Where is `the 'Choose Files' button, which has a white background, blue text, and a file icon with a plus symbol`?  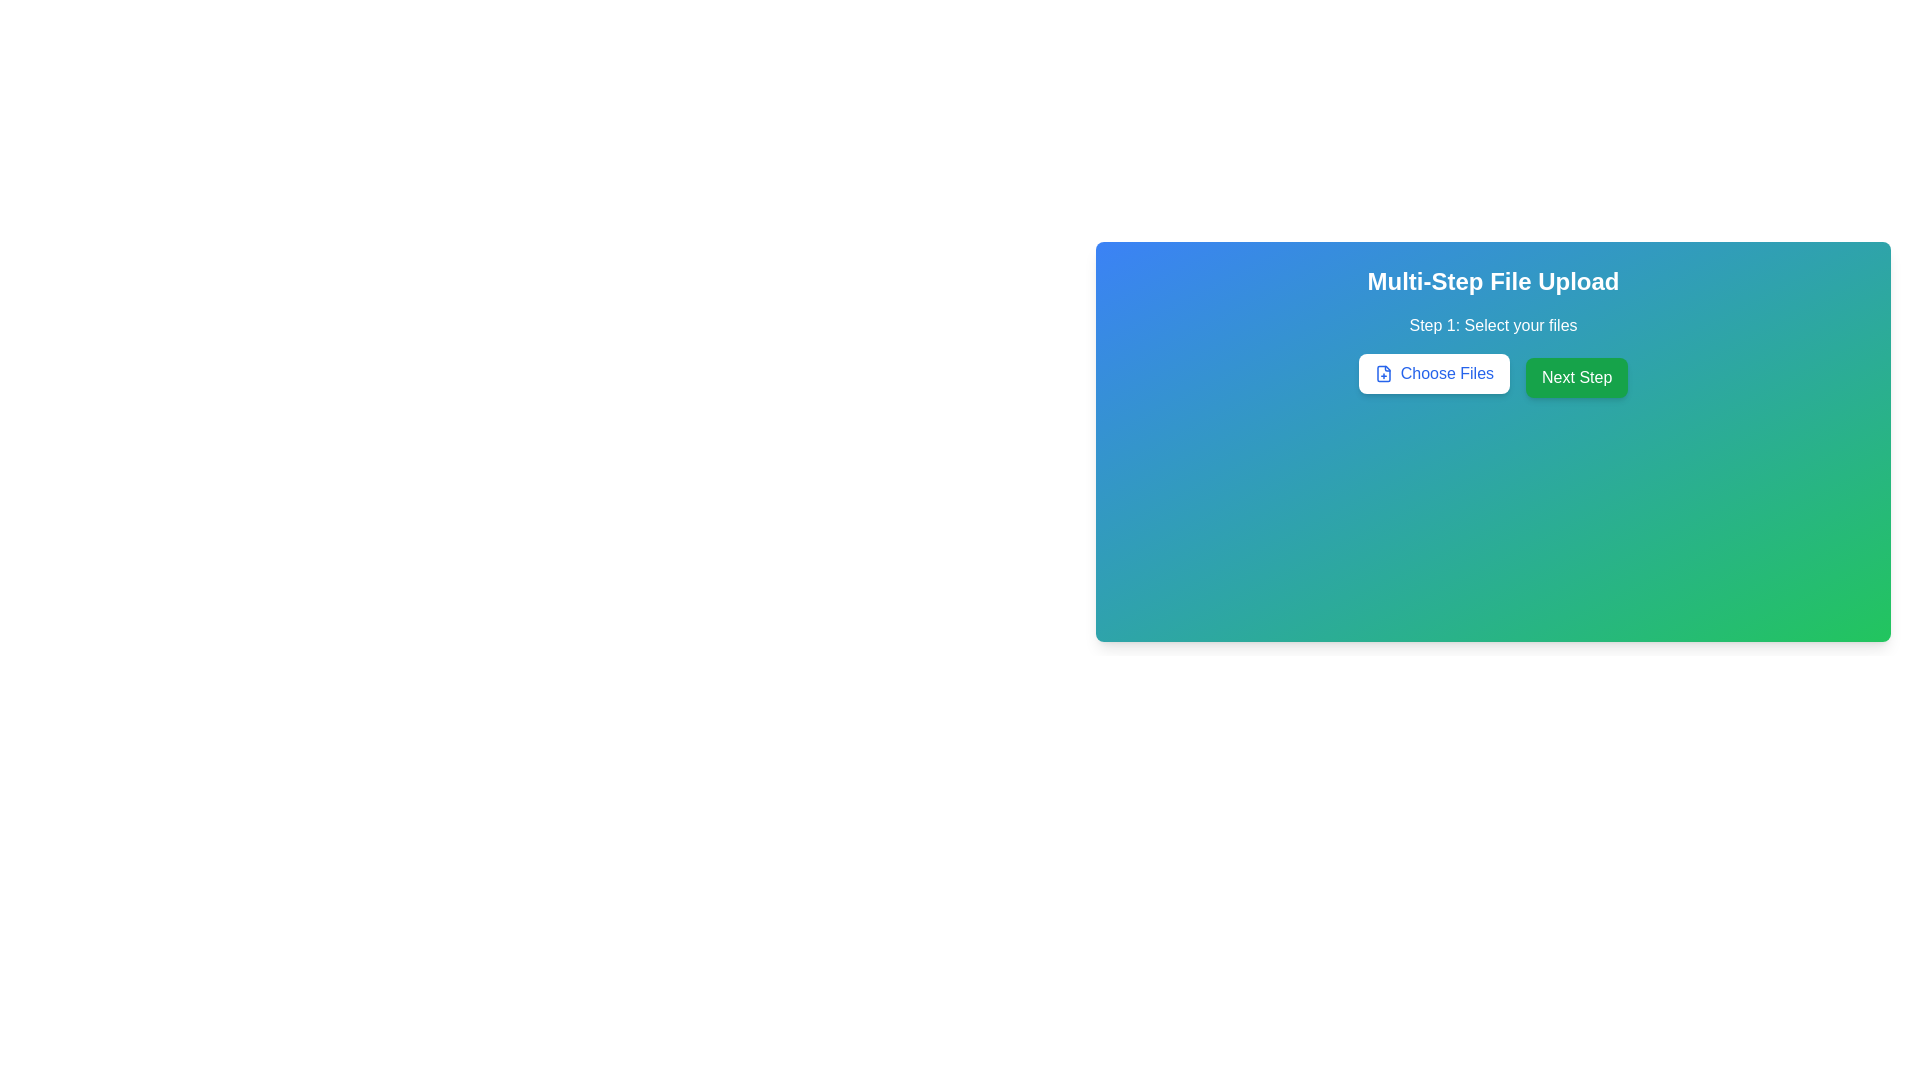
the 'Choose Files' button, which has a white background, blue text, and a file icon with a plus symbol is located at coordinates (1433, 374).